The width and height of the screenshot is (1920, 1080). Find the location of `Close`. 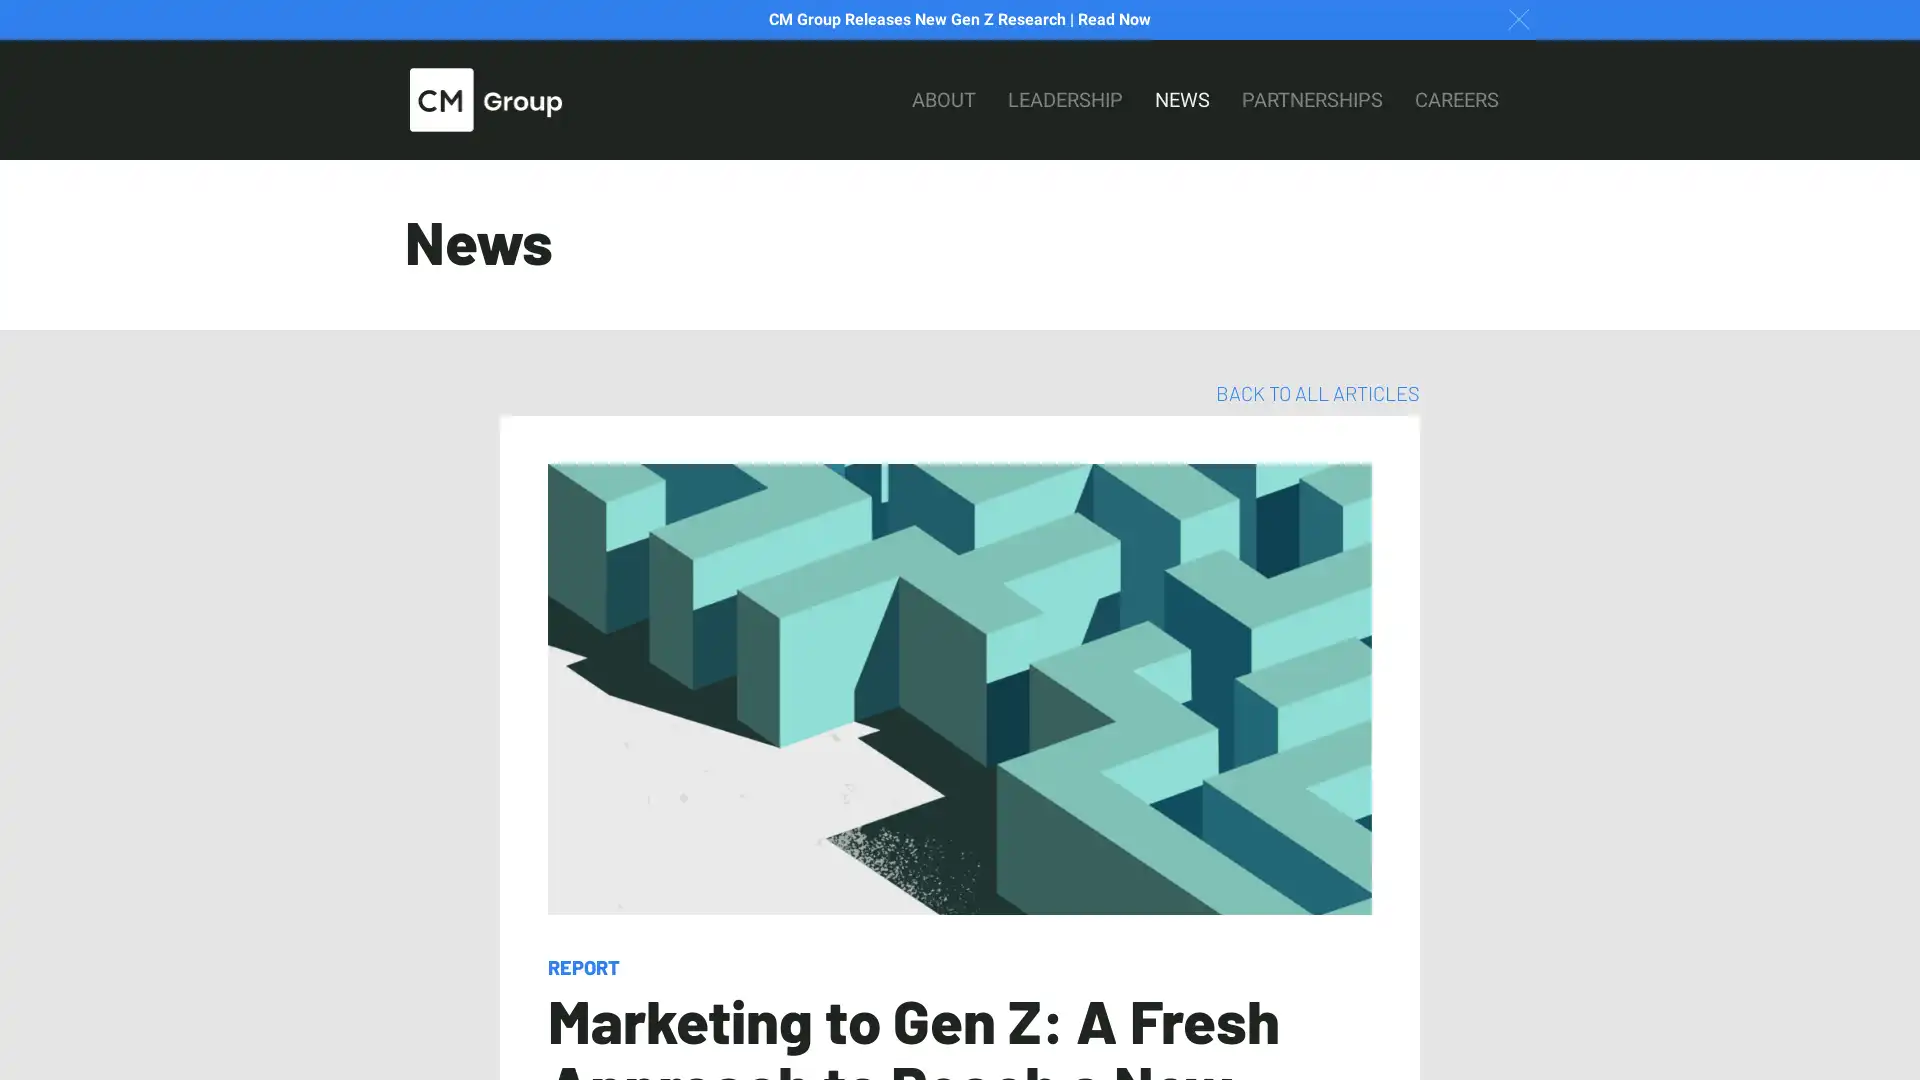

Close is located at coordinates (1518, 18).